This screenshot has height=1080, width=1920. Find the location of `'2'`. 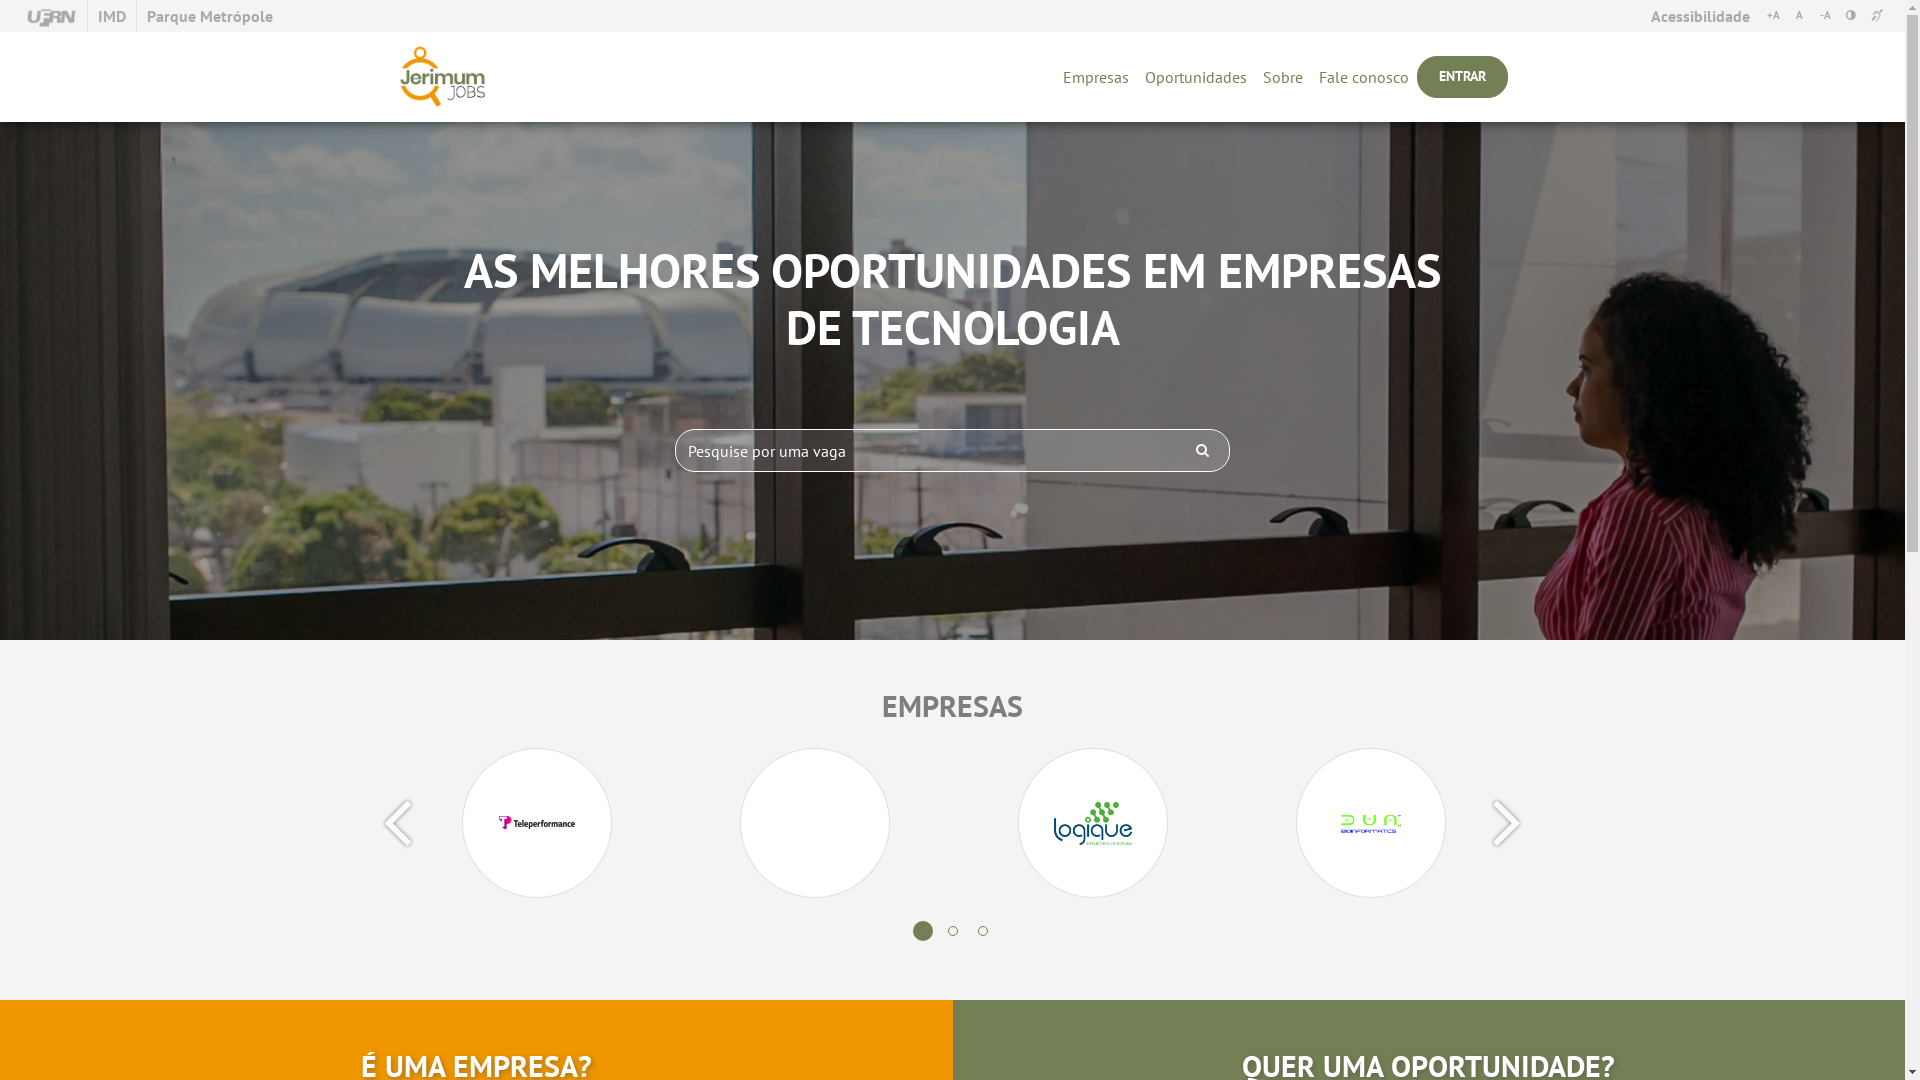

'2' is located at coordinates (947, 930).